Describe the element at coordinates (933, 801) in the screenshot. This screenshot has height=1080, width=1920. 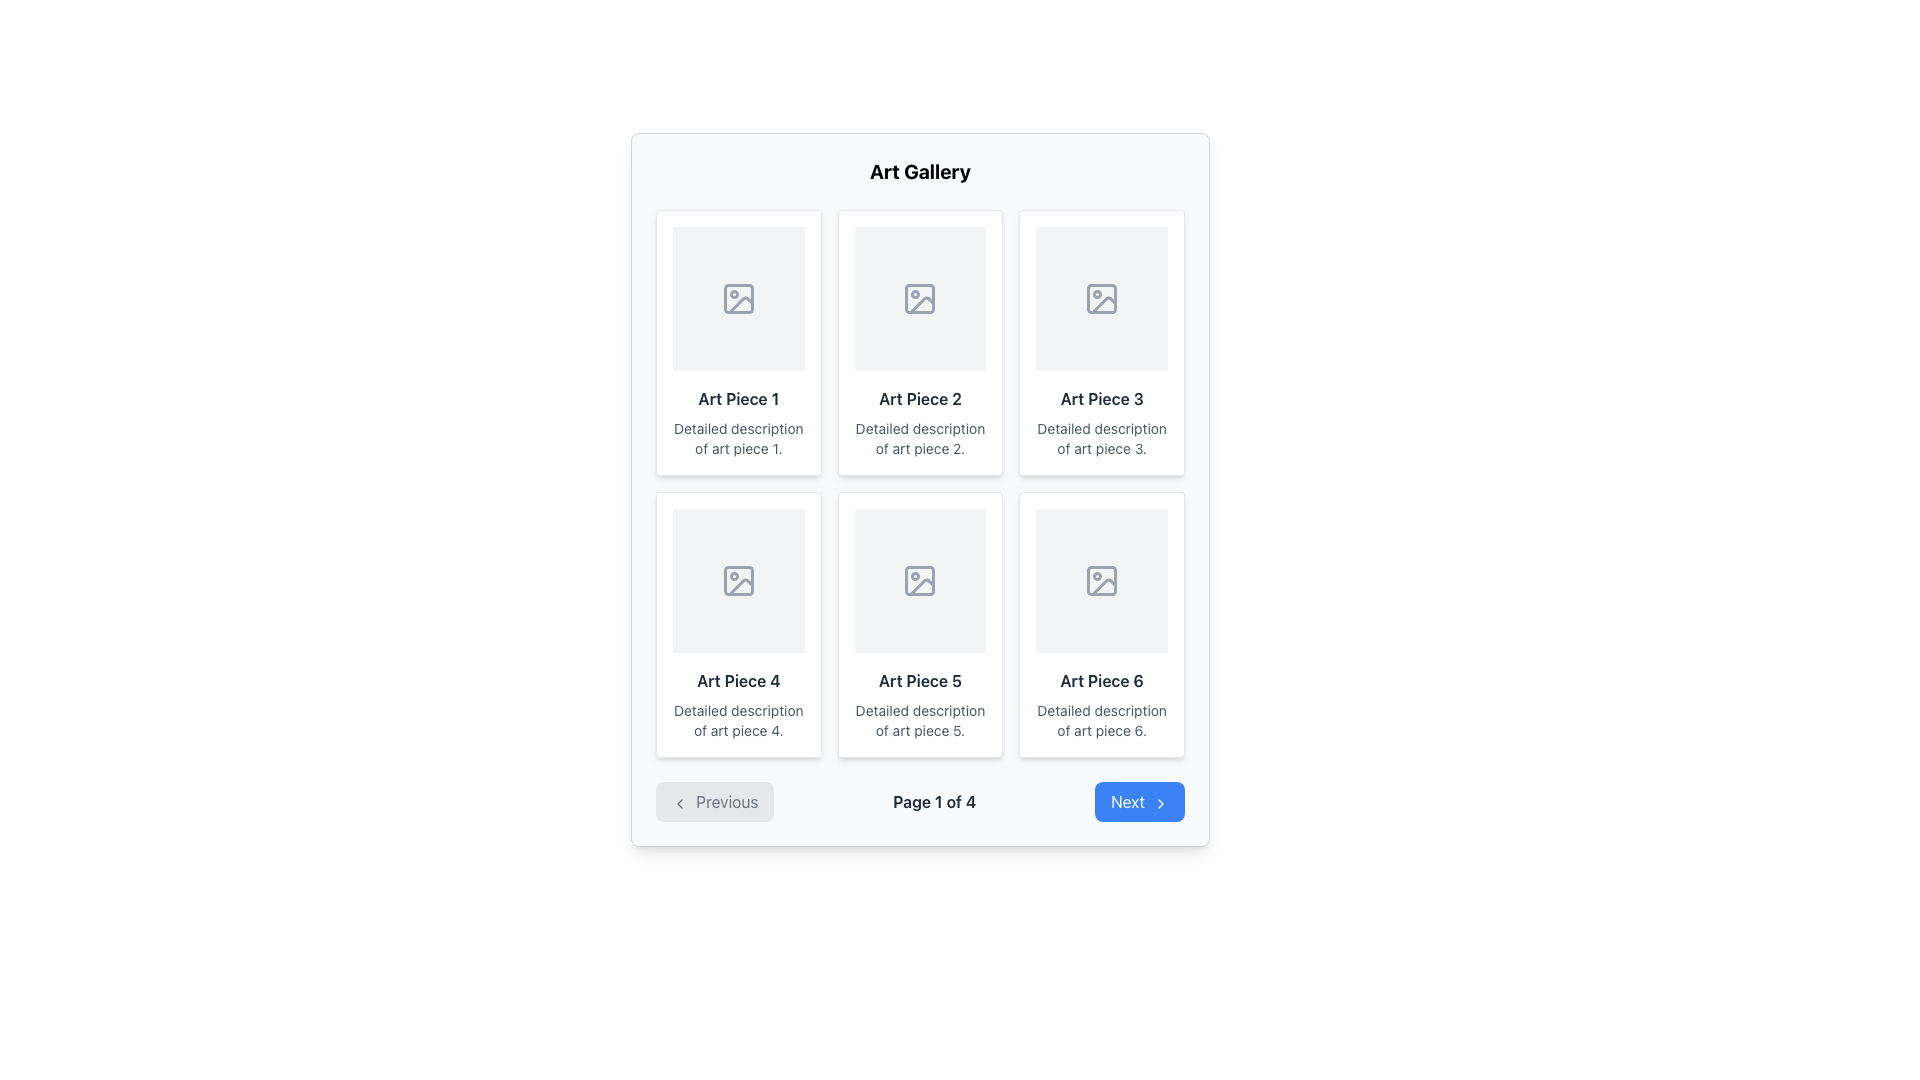
I see `the Text label that indicates the current page number and total number of pages, positioned between the 'Previous' and 'Next' buttons in the navigation bar at the bottom of the interface` at that location.